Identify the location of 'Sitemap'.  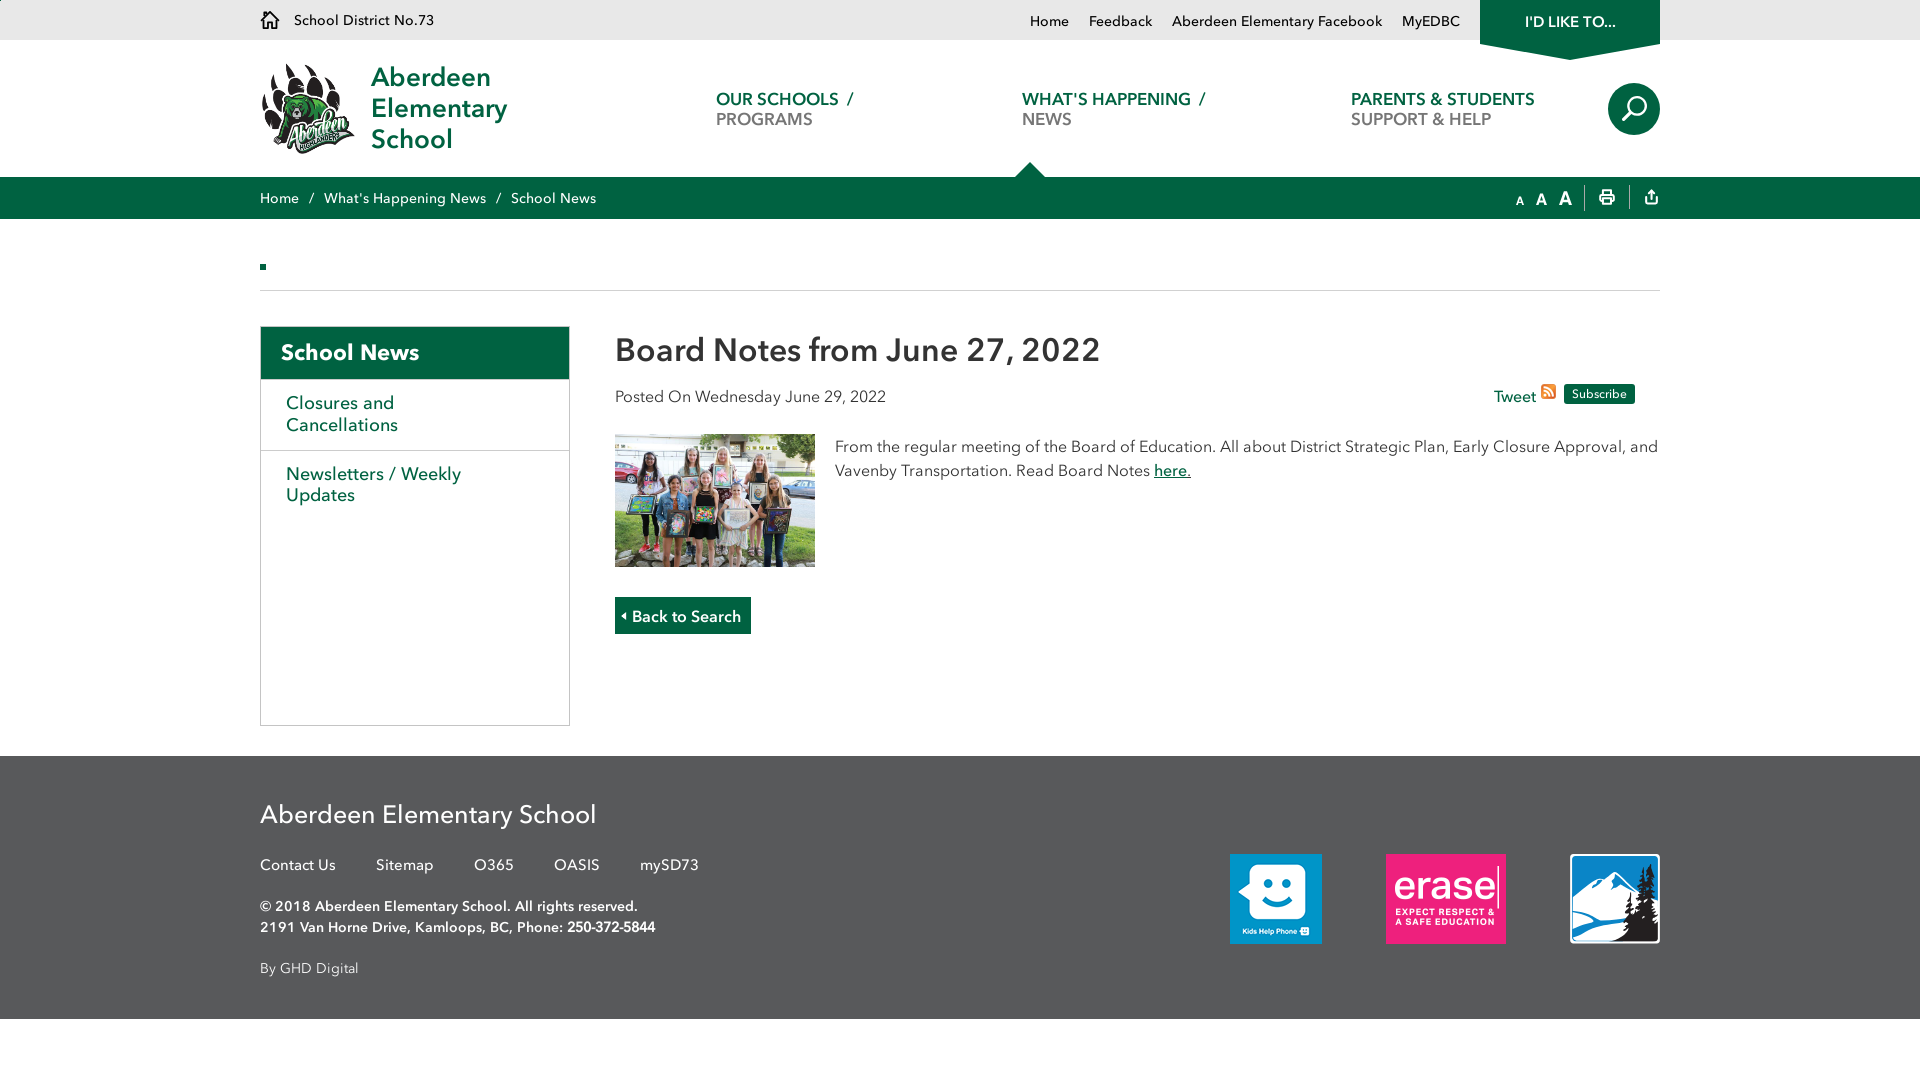
(375, 864).